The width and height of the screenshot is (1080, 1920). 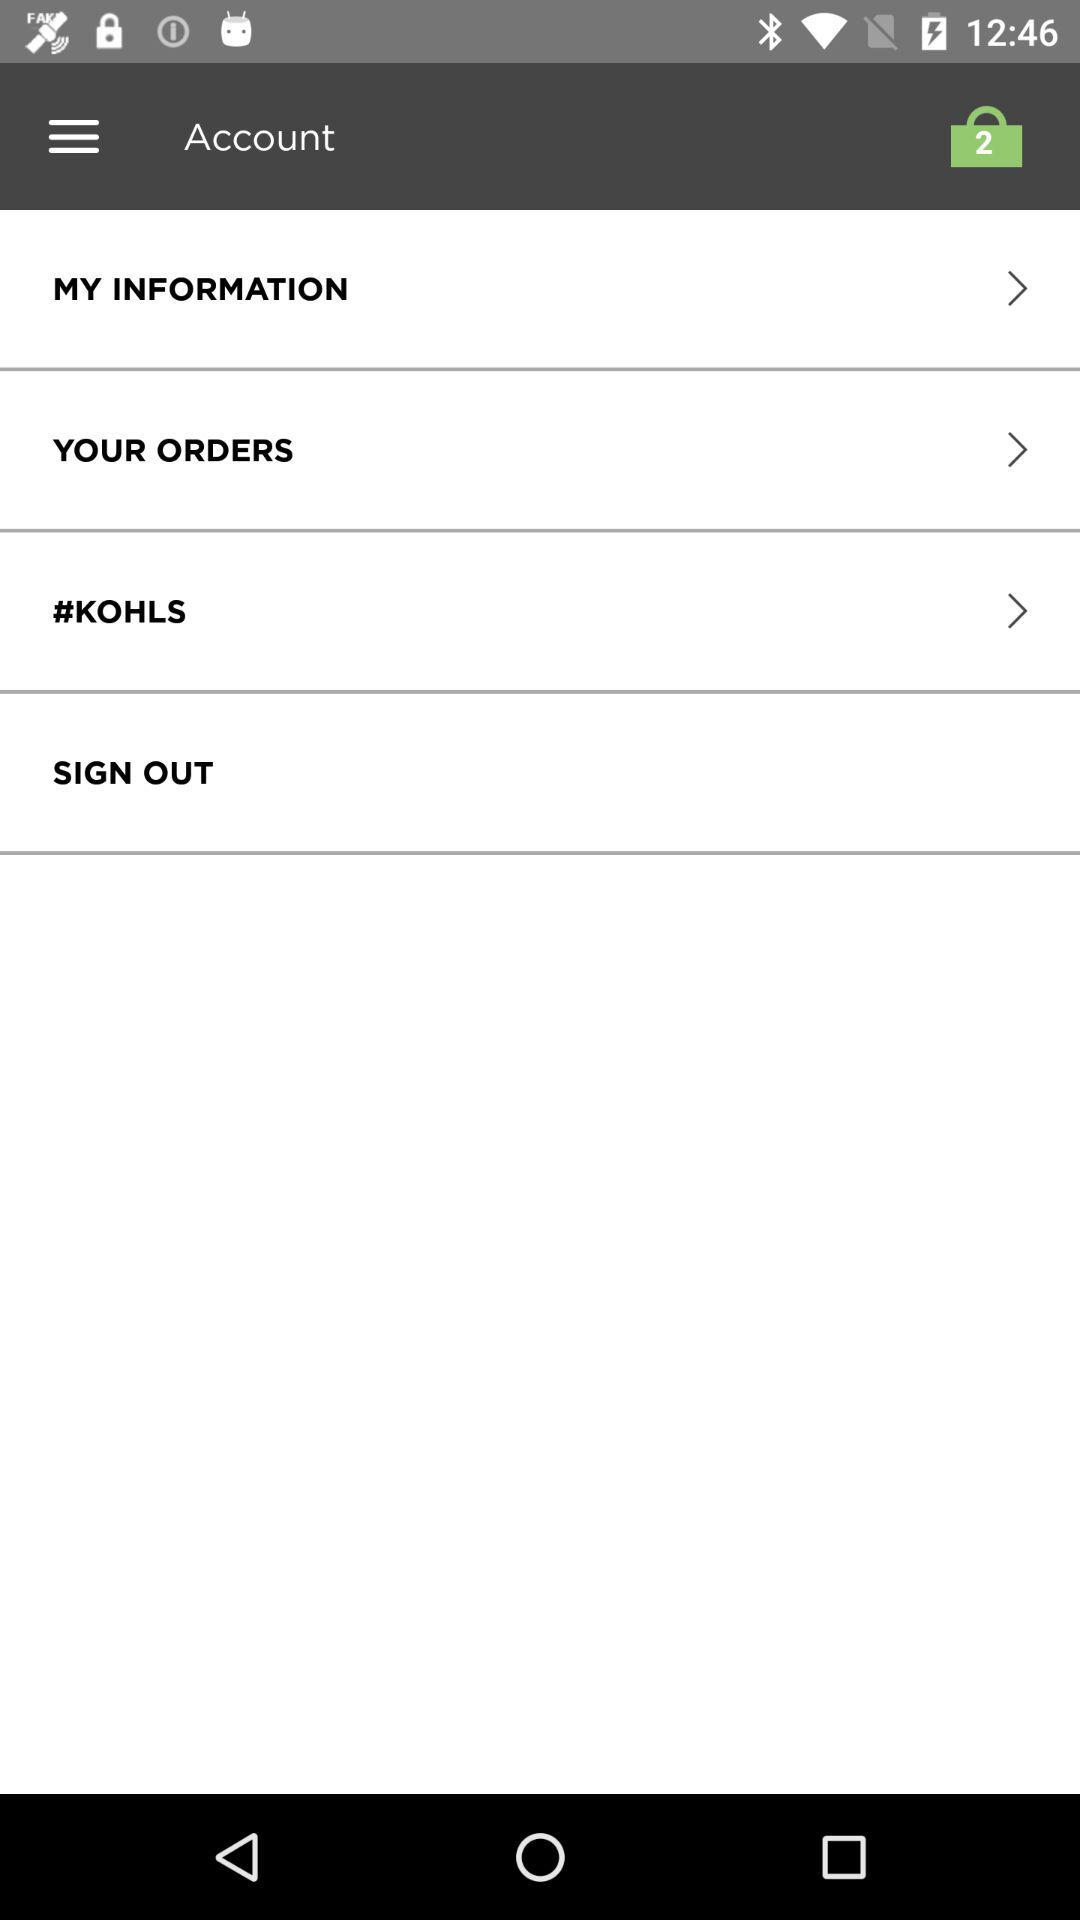 What do you see at coordinates (119, 610) in the screenshot?
I see `item below the your orders icon` at bounding box center [119, 610].